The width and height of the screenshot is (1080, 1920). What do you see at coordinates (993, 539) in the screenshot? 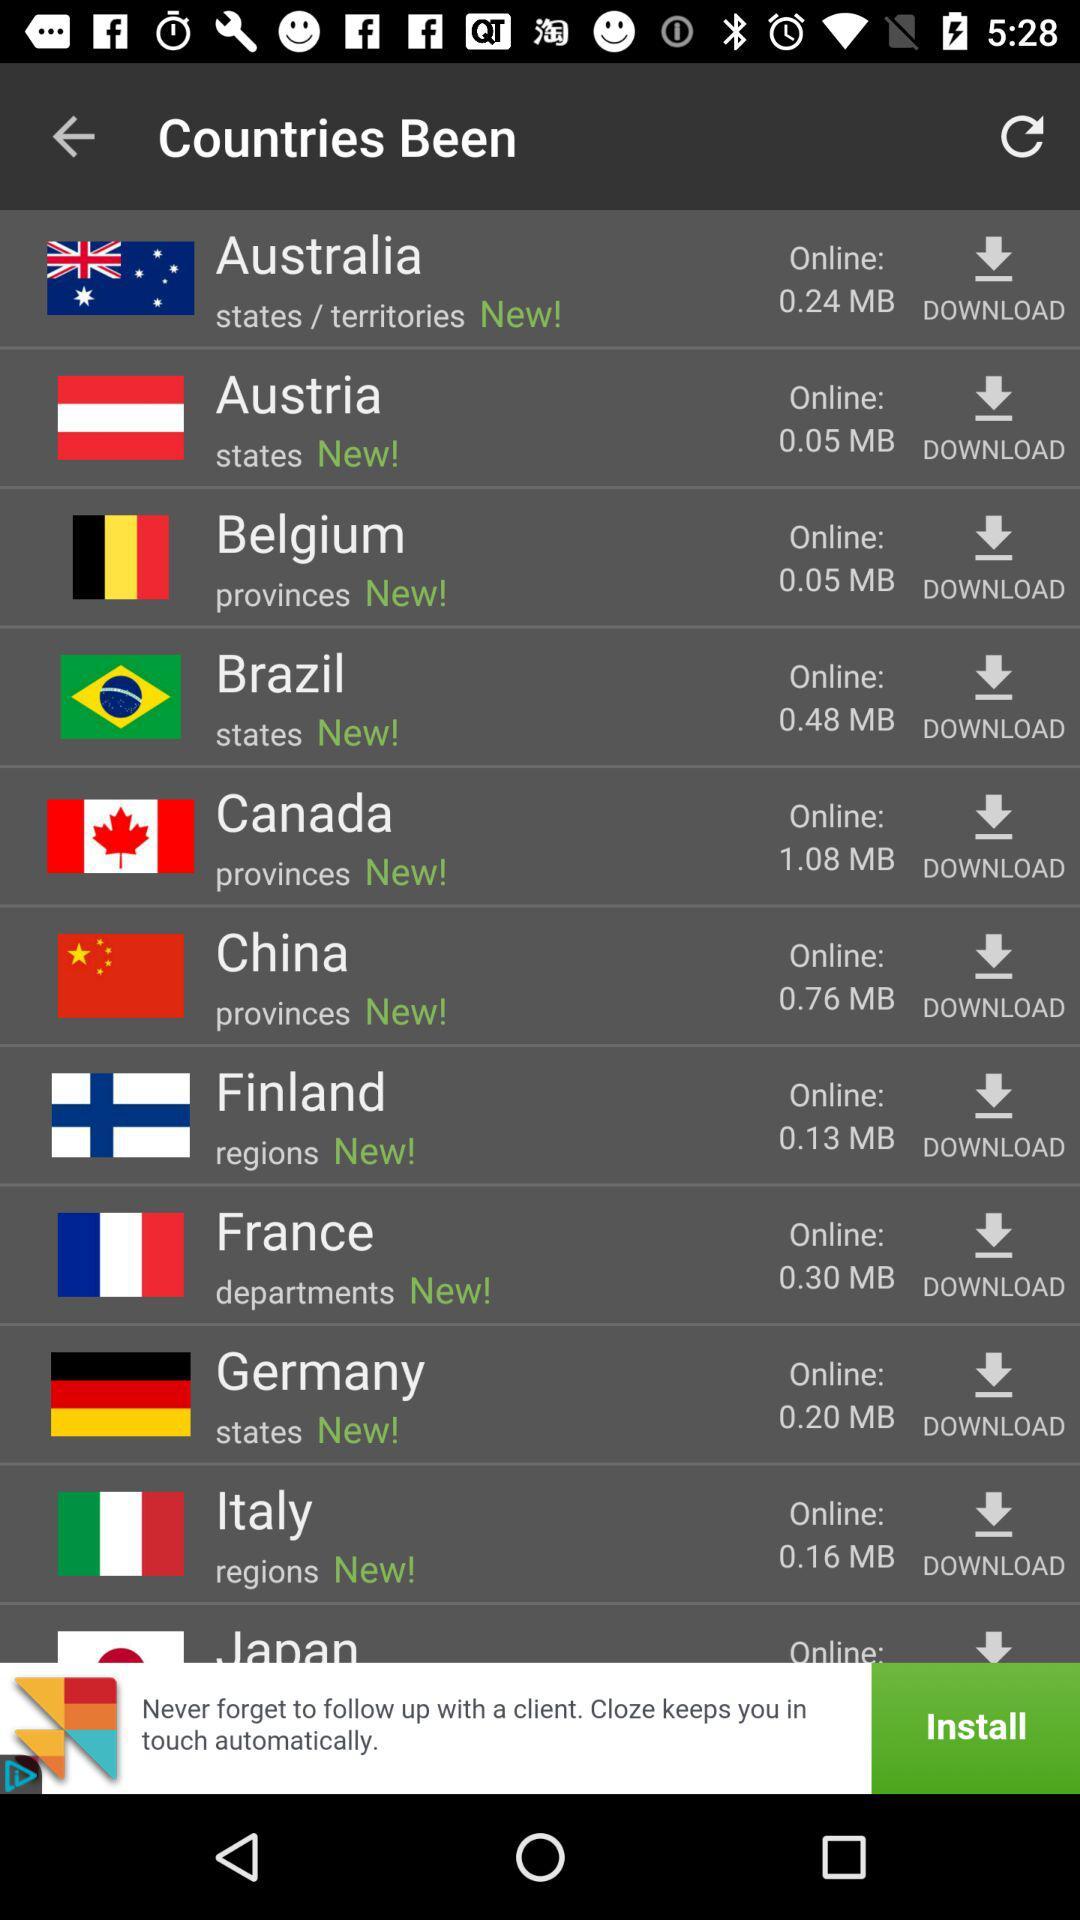
I see `download button` at bounding box center [993, 539].